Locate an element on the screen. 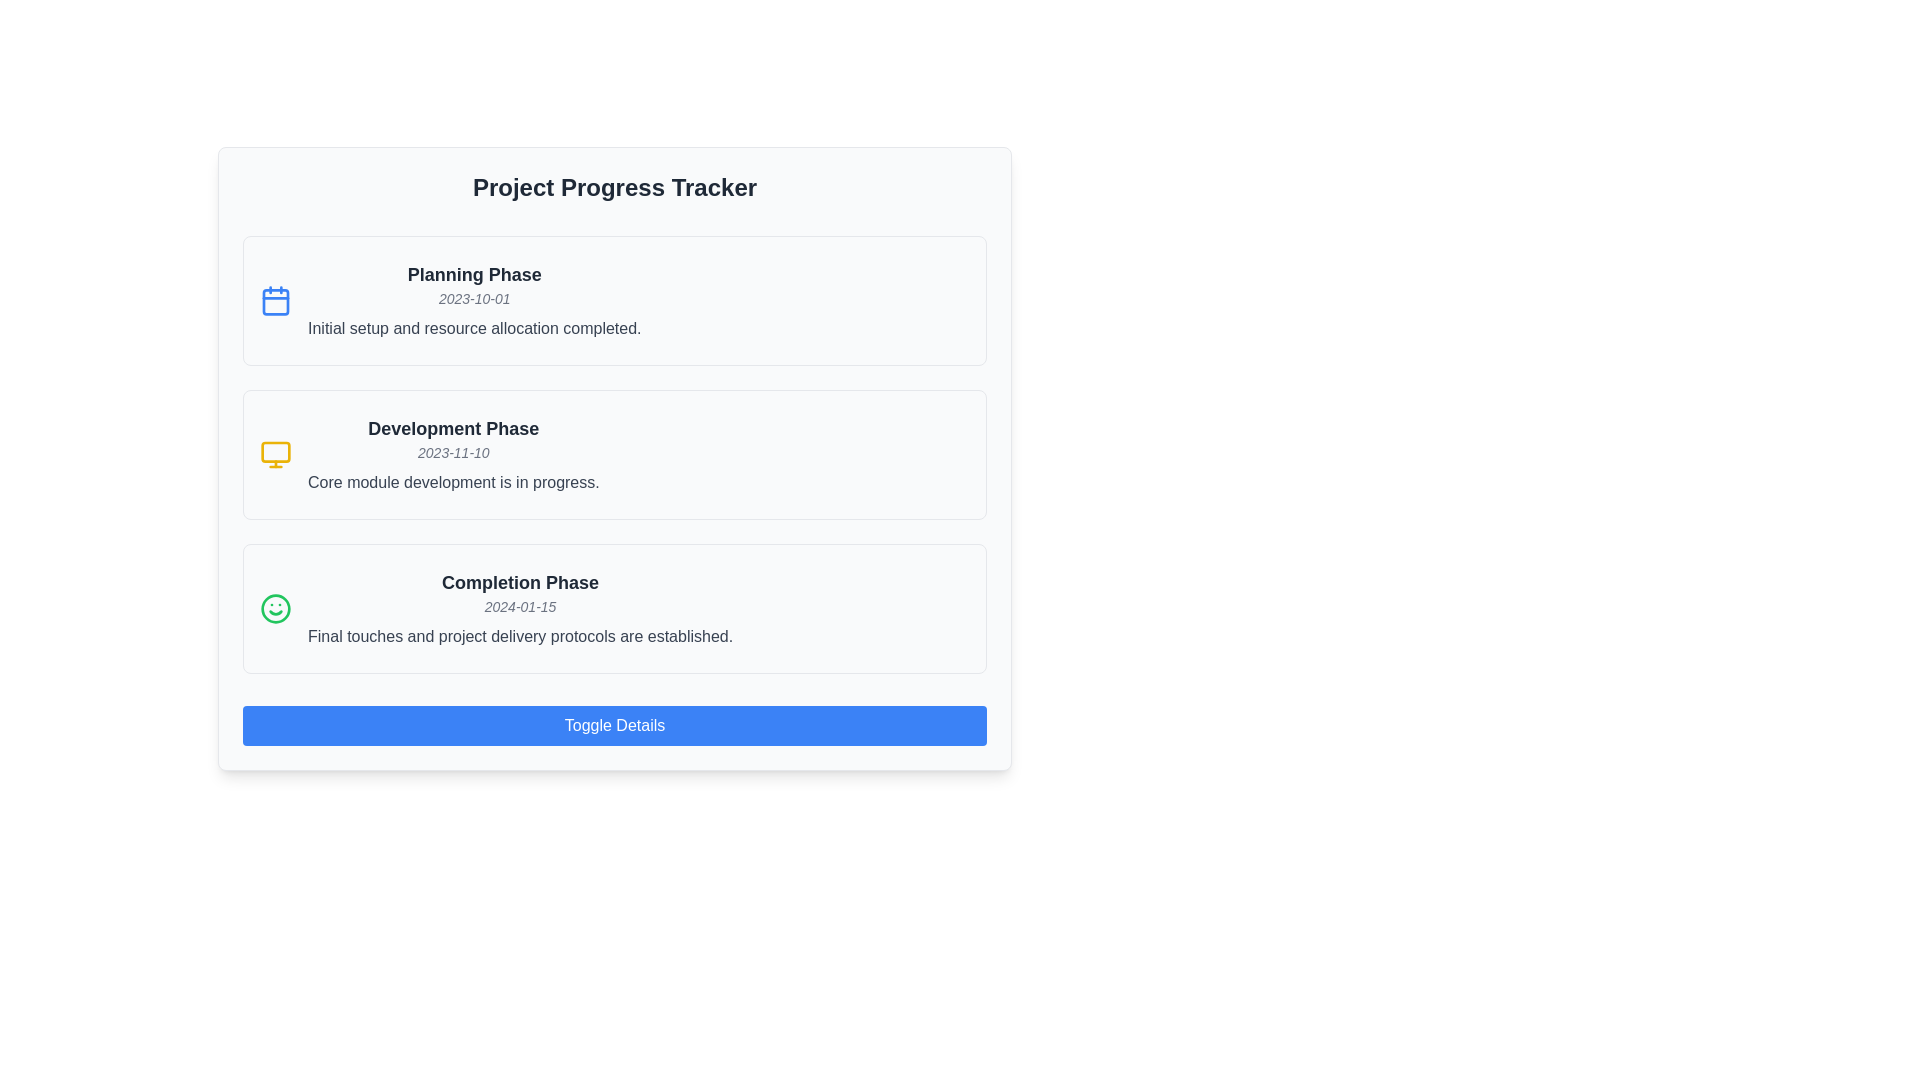 This screenshot has height=1080, width=1920. the text label that displays 'Completion Phase', which is styled in bold and dark gray, located at the top of the third section of the progress layout is located at coordinates (520, 582).